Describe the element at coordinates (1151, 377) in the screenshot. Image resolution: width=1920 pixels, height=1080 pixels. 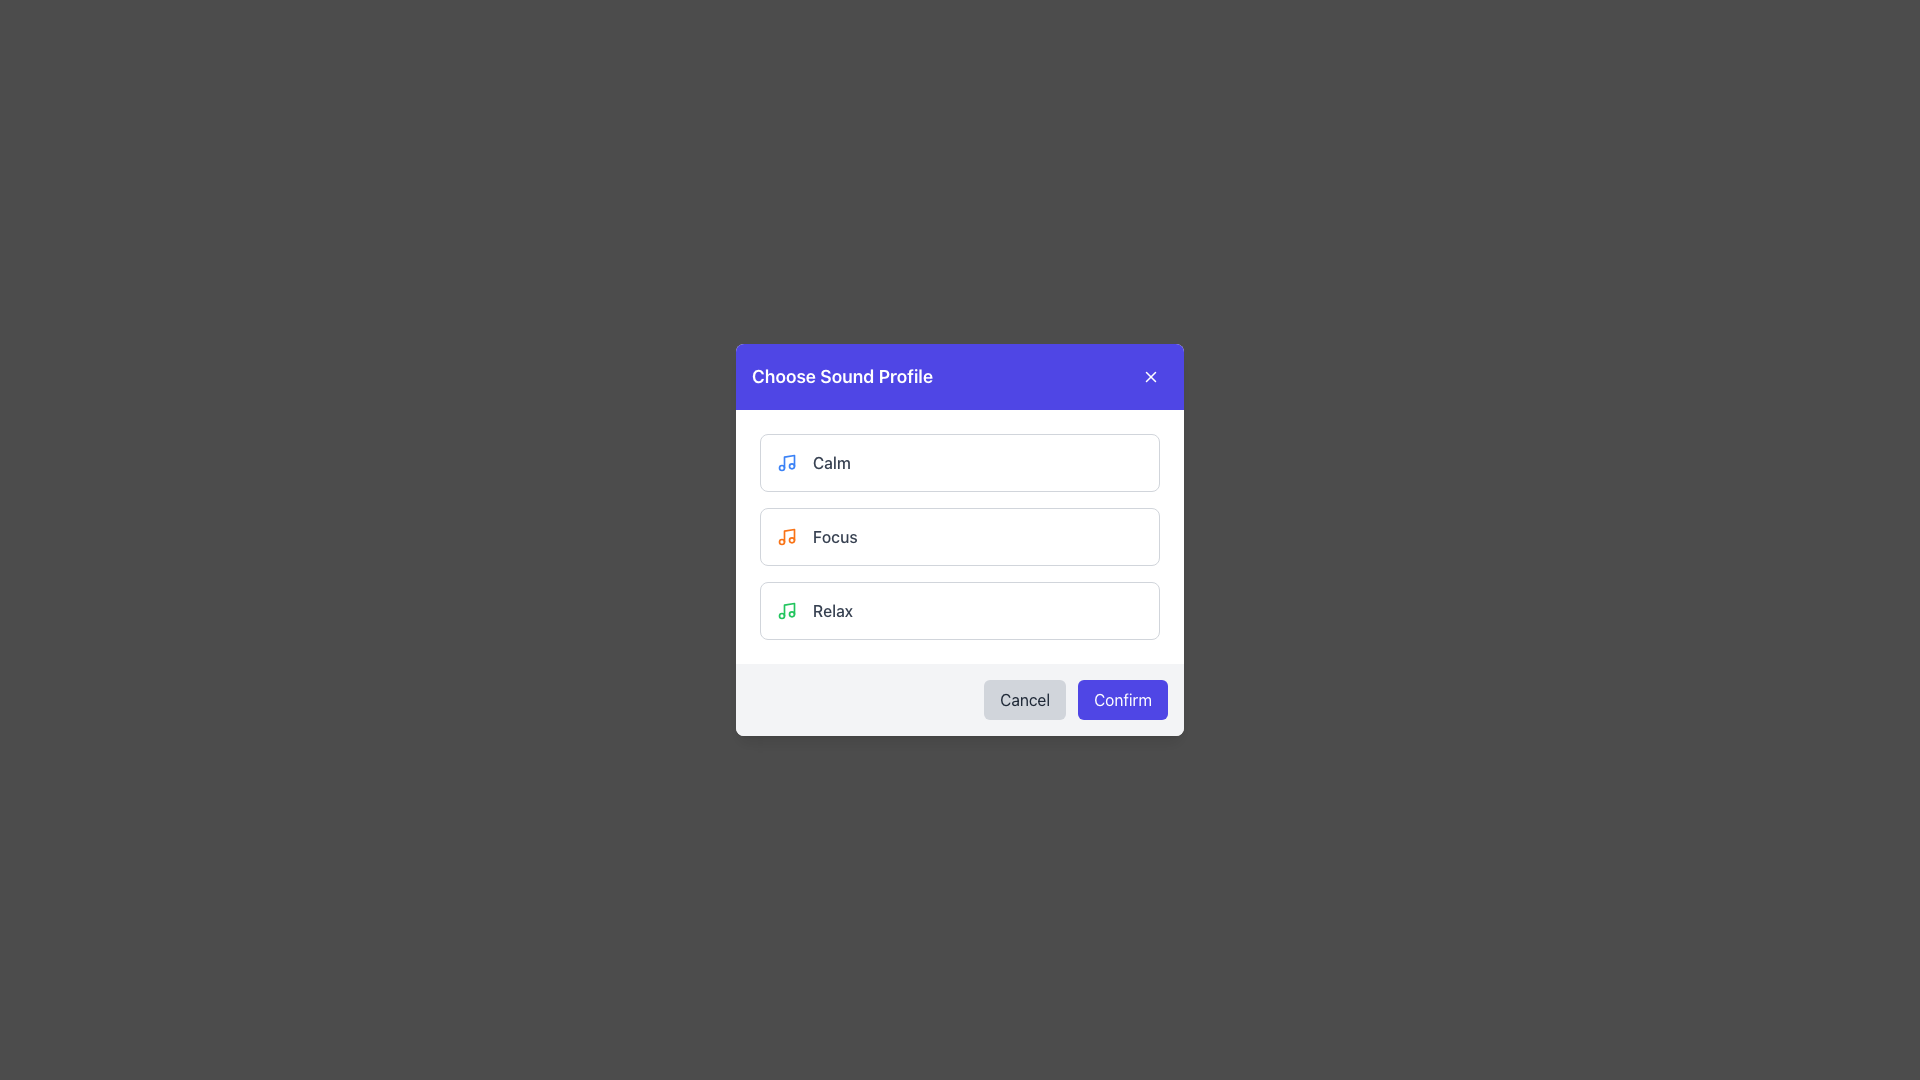
I see `the close button located in the top-right corner of the 'Choose Sound Profile' modal dialog` at that location.